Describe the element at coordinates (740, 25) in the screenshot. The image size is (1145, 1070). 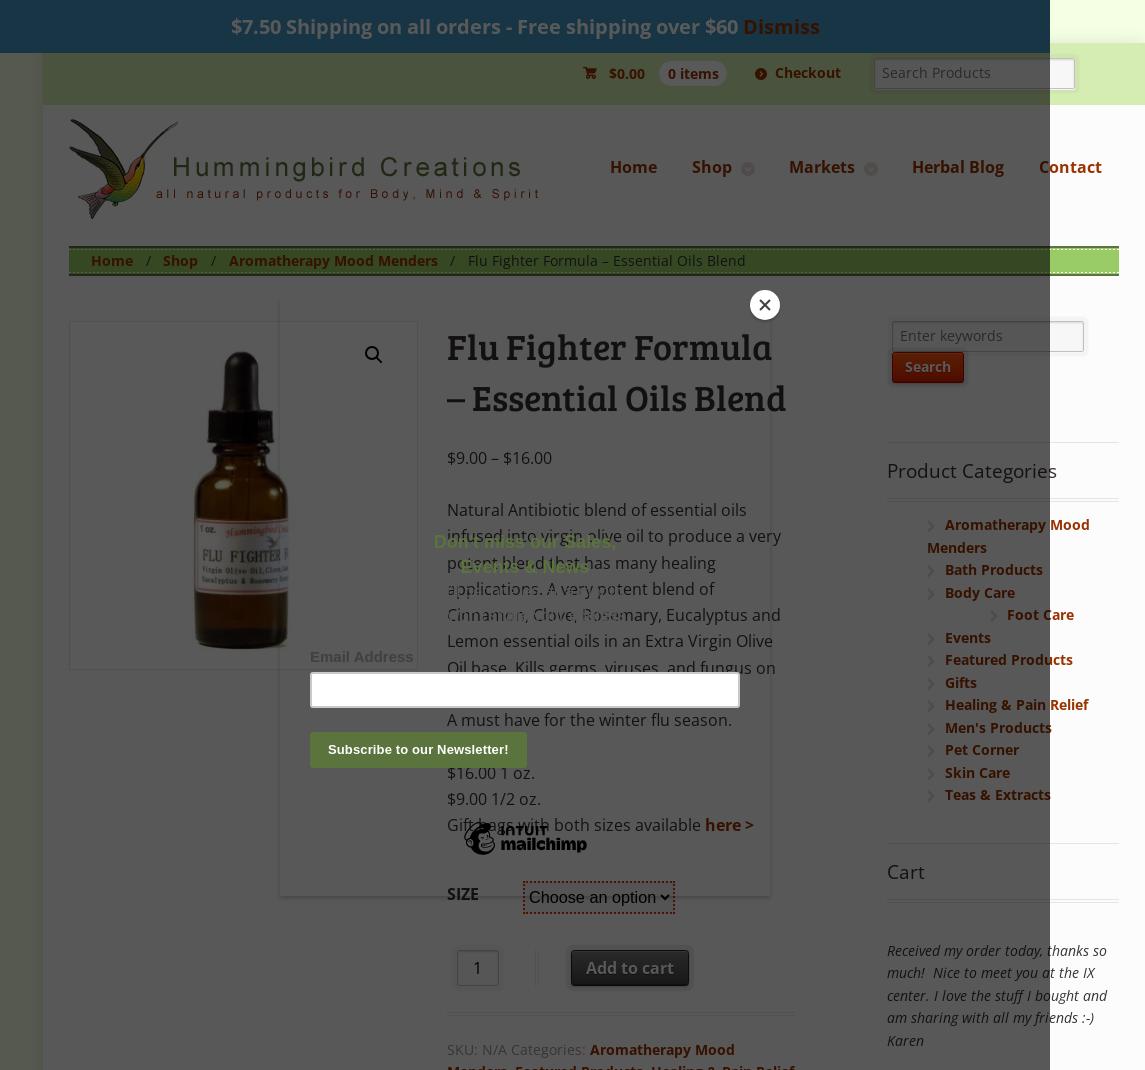
I see `'Dismiss'` at that location.